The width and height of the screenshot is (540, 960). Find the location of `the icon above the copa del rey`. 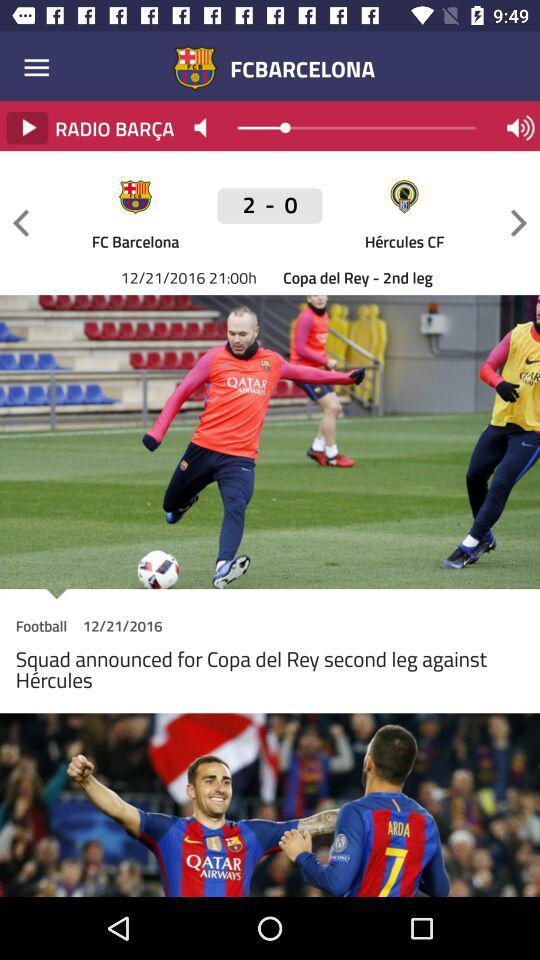

the icon above the copa del rey is located at coordinates (404, 240).